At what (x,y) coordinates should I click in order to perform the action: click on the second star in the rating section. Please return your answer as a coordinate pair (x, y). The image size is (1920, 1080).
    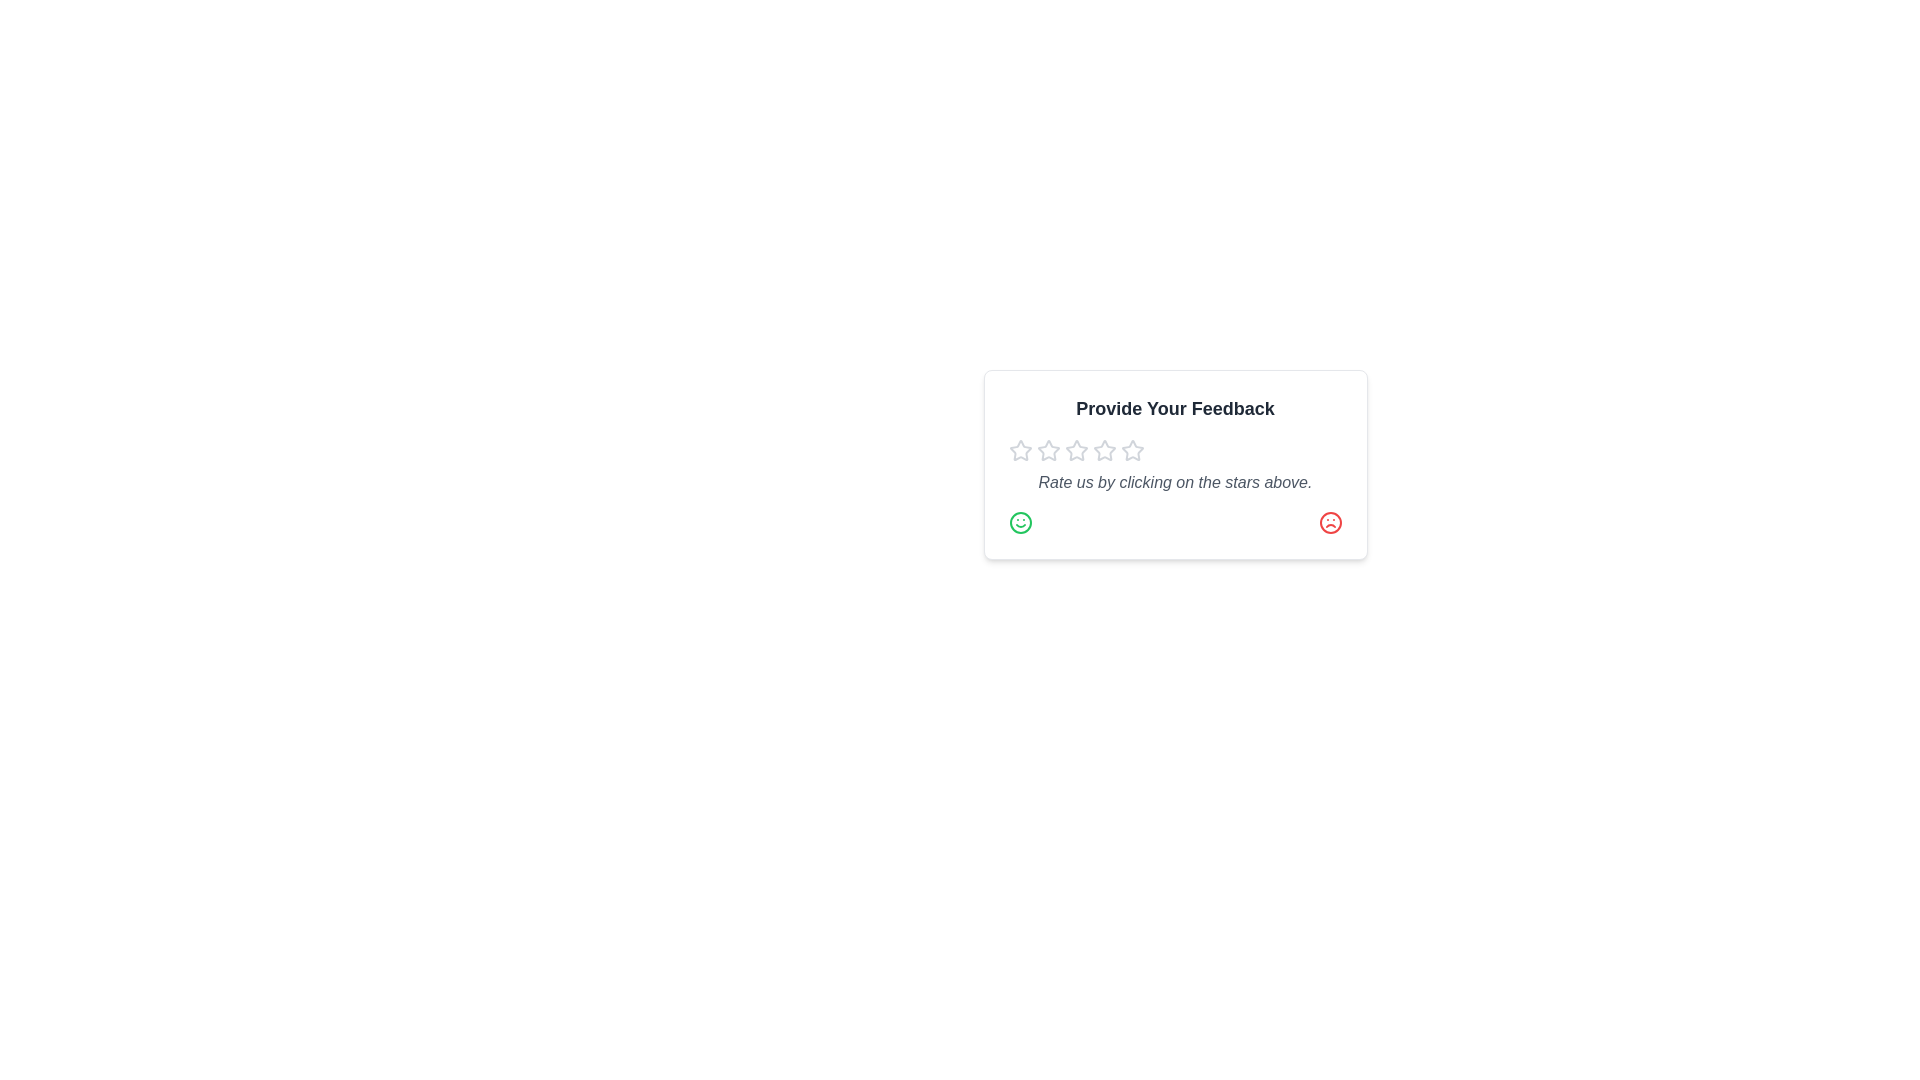
    Looking at the image, I should click on (1103, 450).